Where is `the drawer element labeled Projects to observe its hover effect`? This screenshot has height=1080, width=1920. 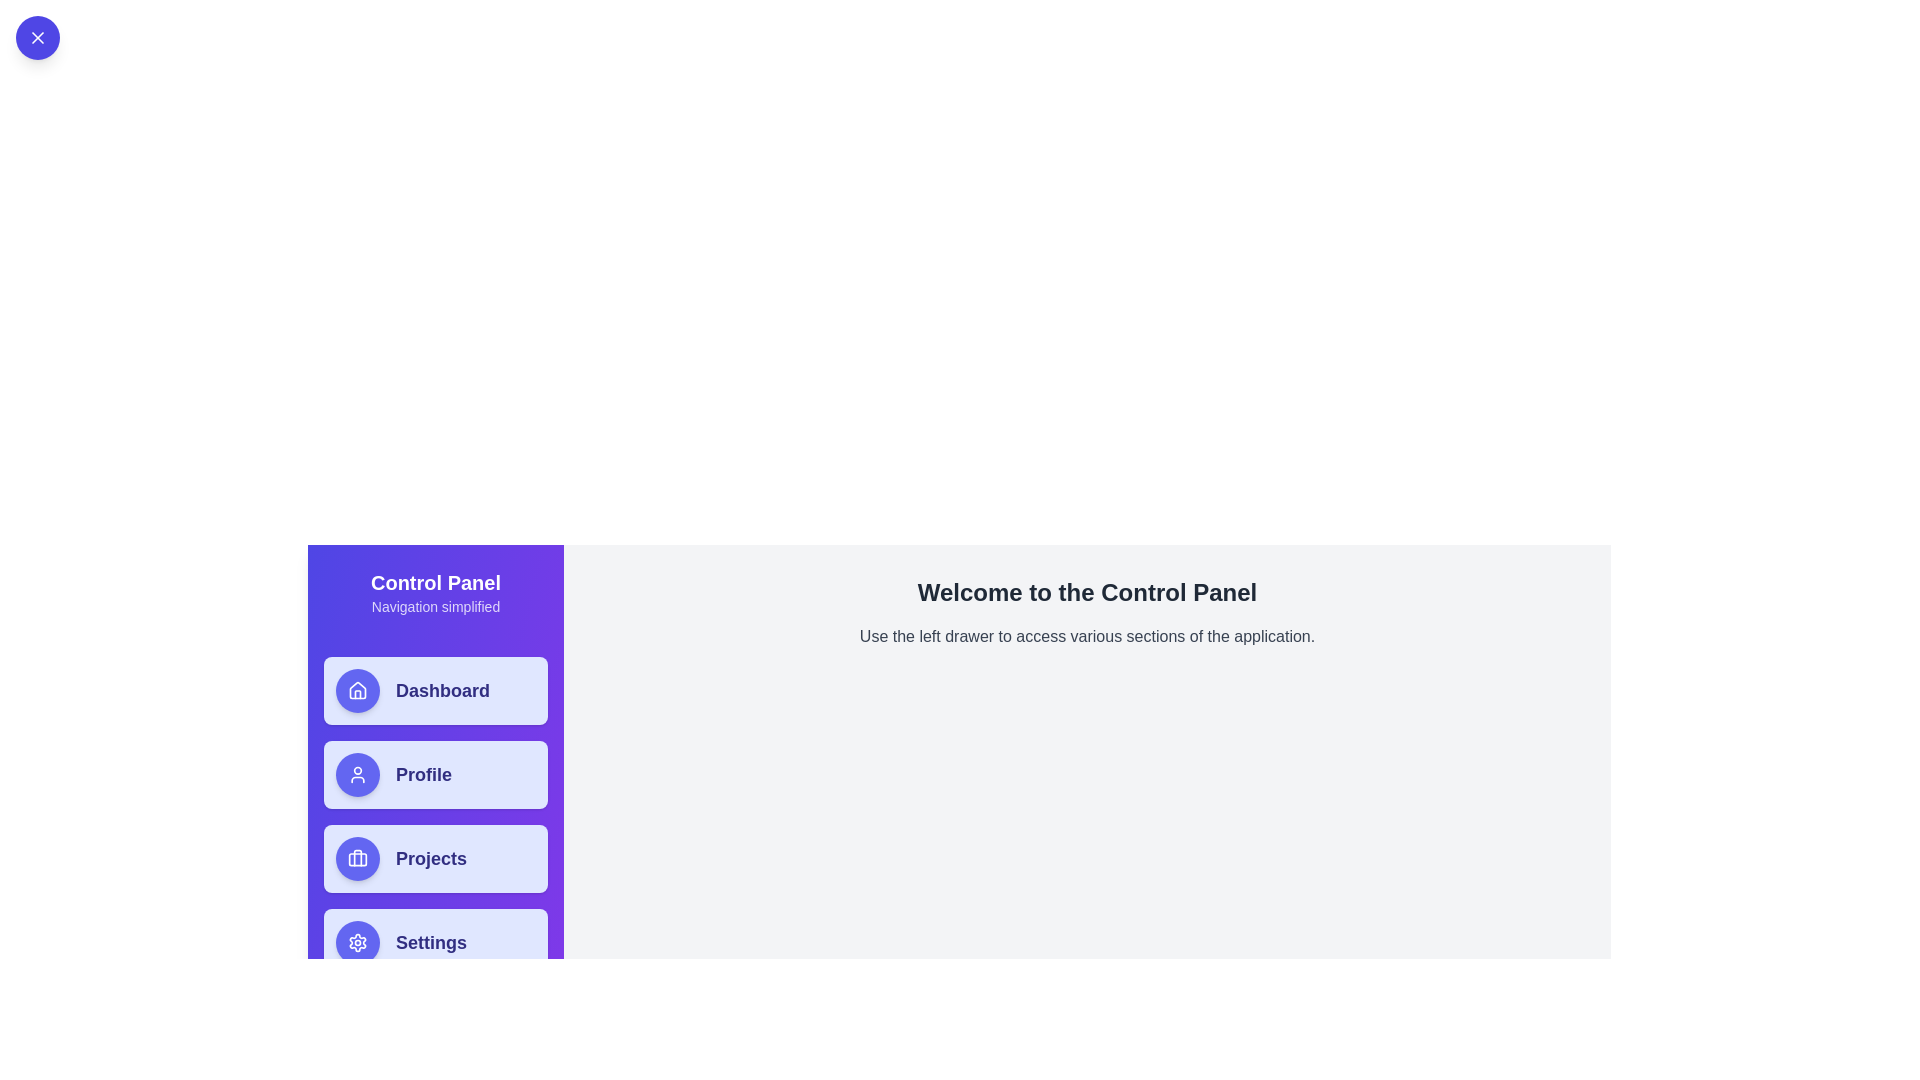
the drawer element labeled Projects to observe its hover effect is located at coordinates (435, 858).